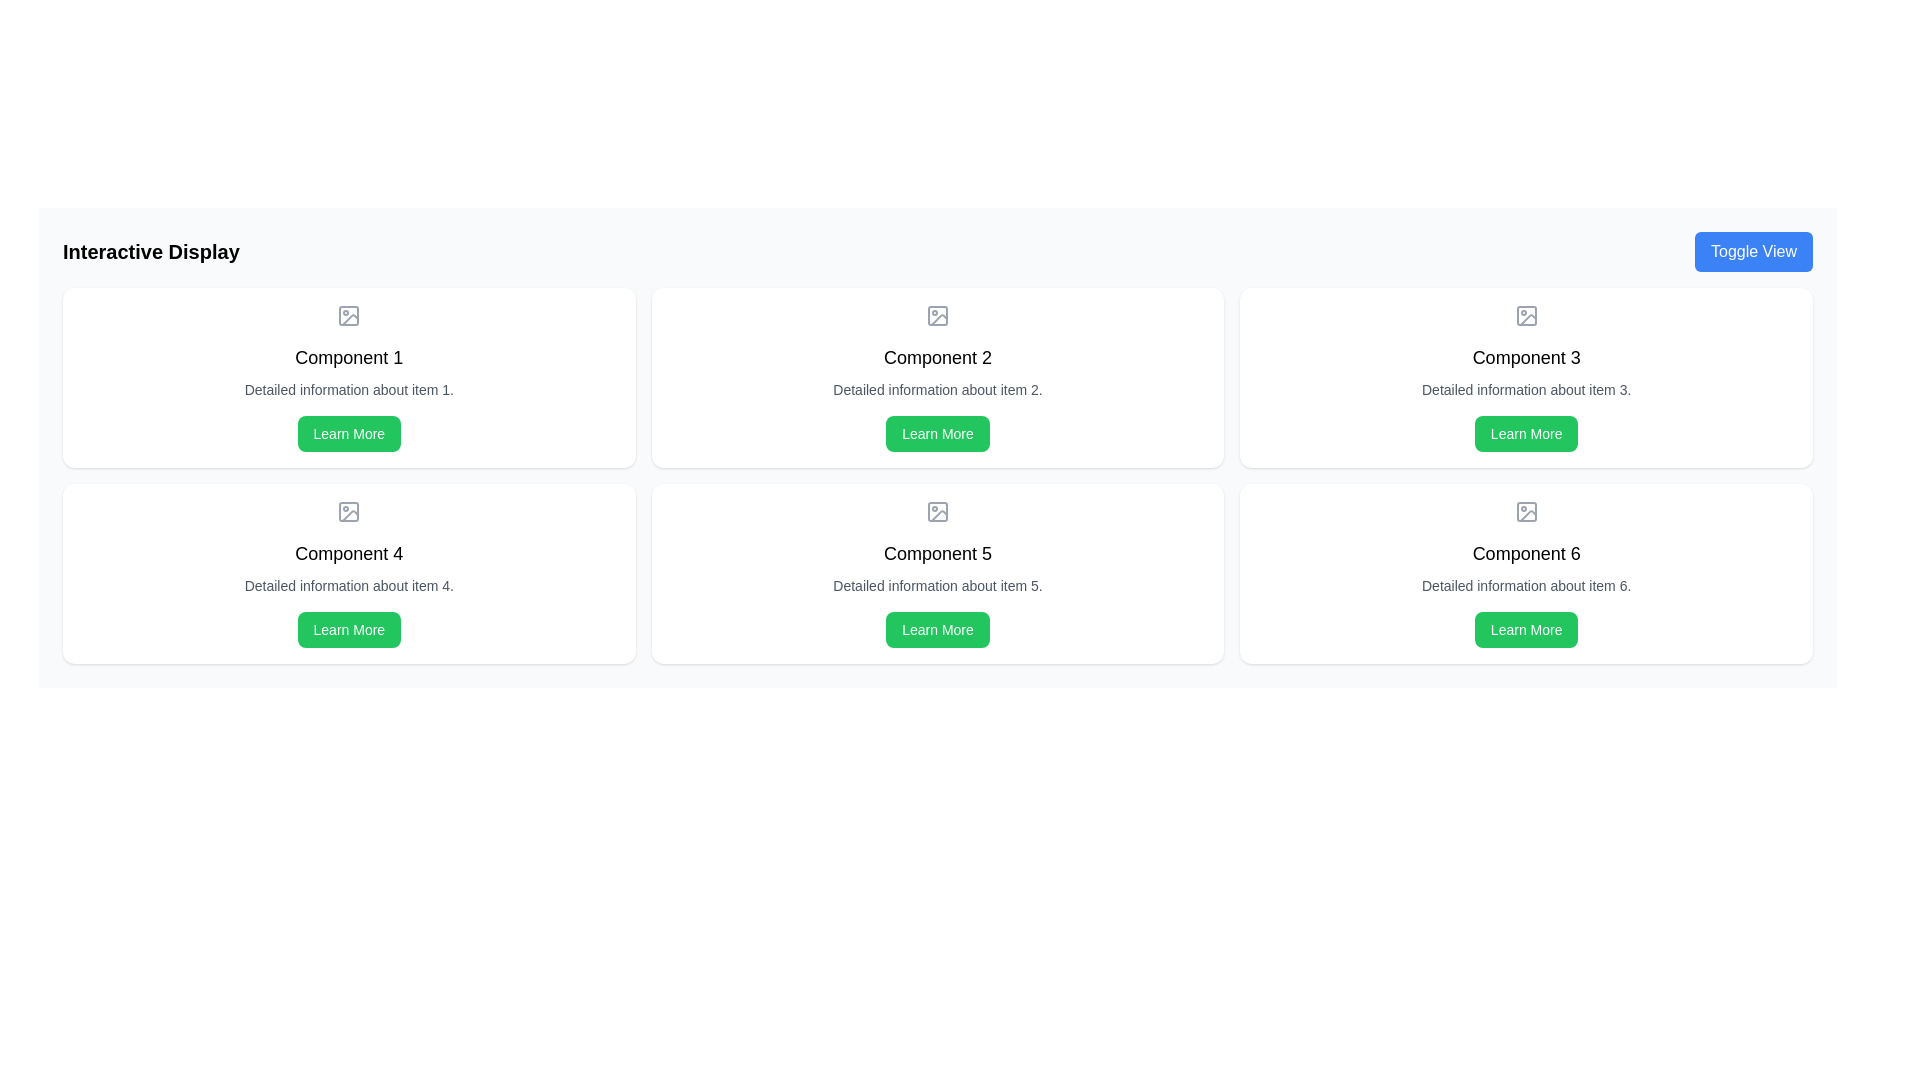 Image resolution: width=1920 pixels, height=1080 pixels. I want to click on the 'Component 3' card located in the top-right corner of the first row in the 3x2 grid, so click(1525, 378).